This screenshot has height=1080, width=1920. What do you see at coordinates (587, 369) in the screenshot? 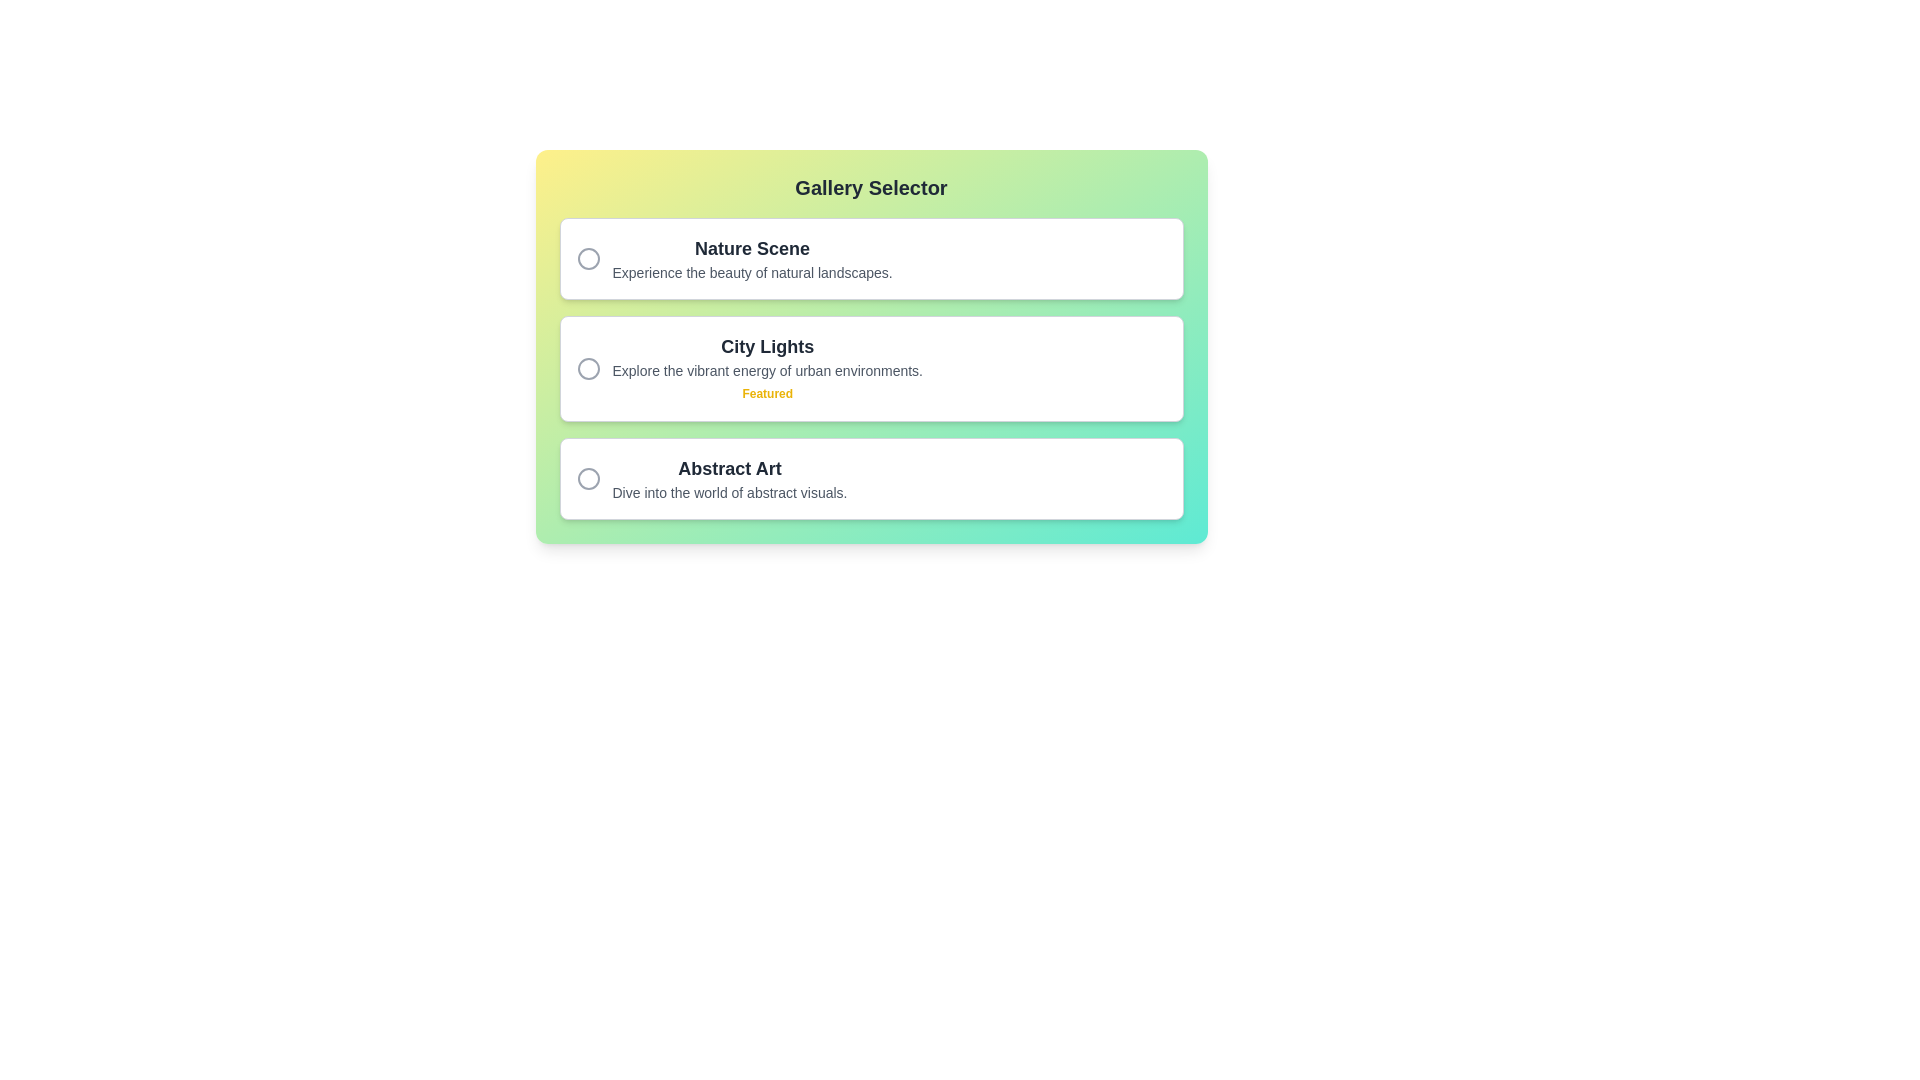
I see `the circular radio button indicator for the 'City Lights' option` at bounding box center [587, 369].